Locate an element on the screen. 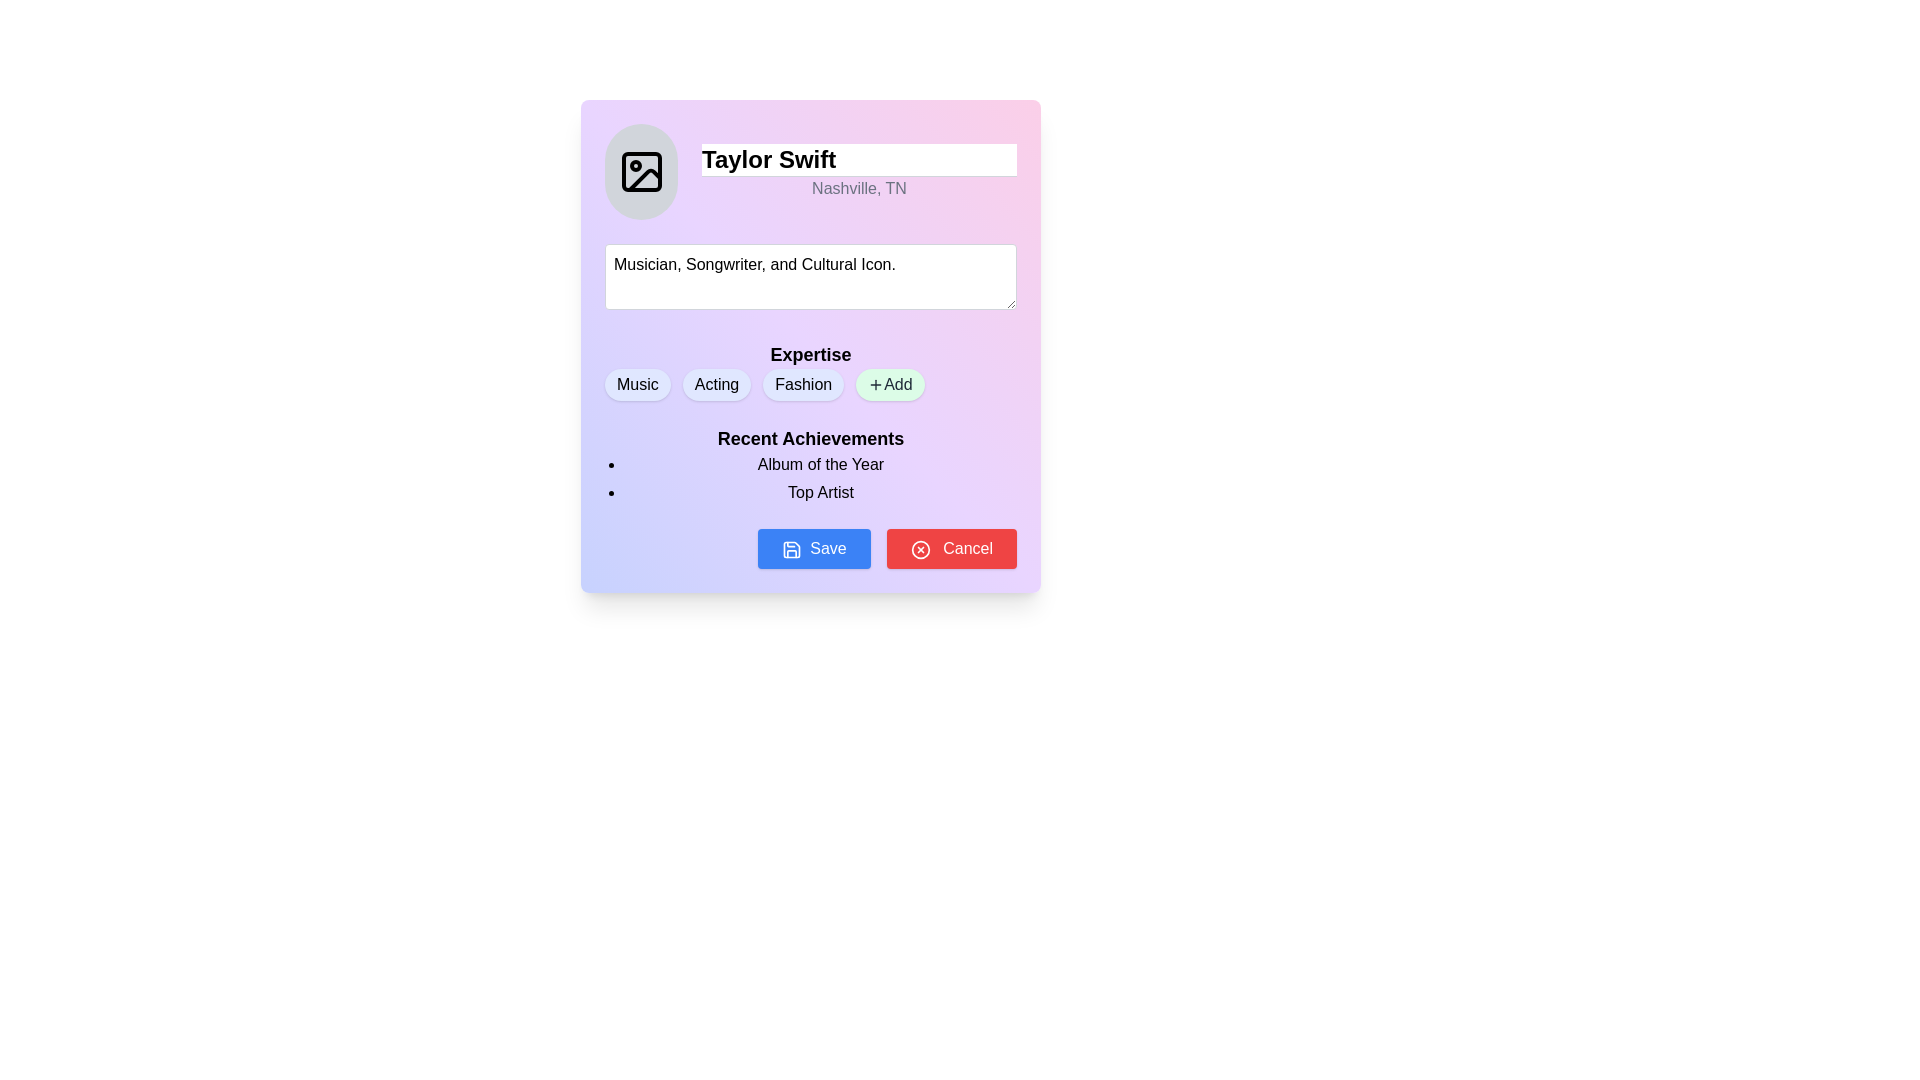 Image resolution: width=1920 pixels, height=1080 pixels. the text input field below the name 'Taylor Swift' and location 'Nashville, TN' to focus on it for text entry is located at coordinates (811, 277).